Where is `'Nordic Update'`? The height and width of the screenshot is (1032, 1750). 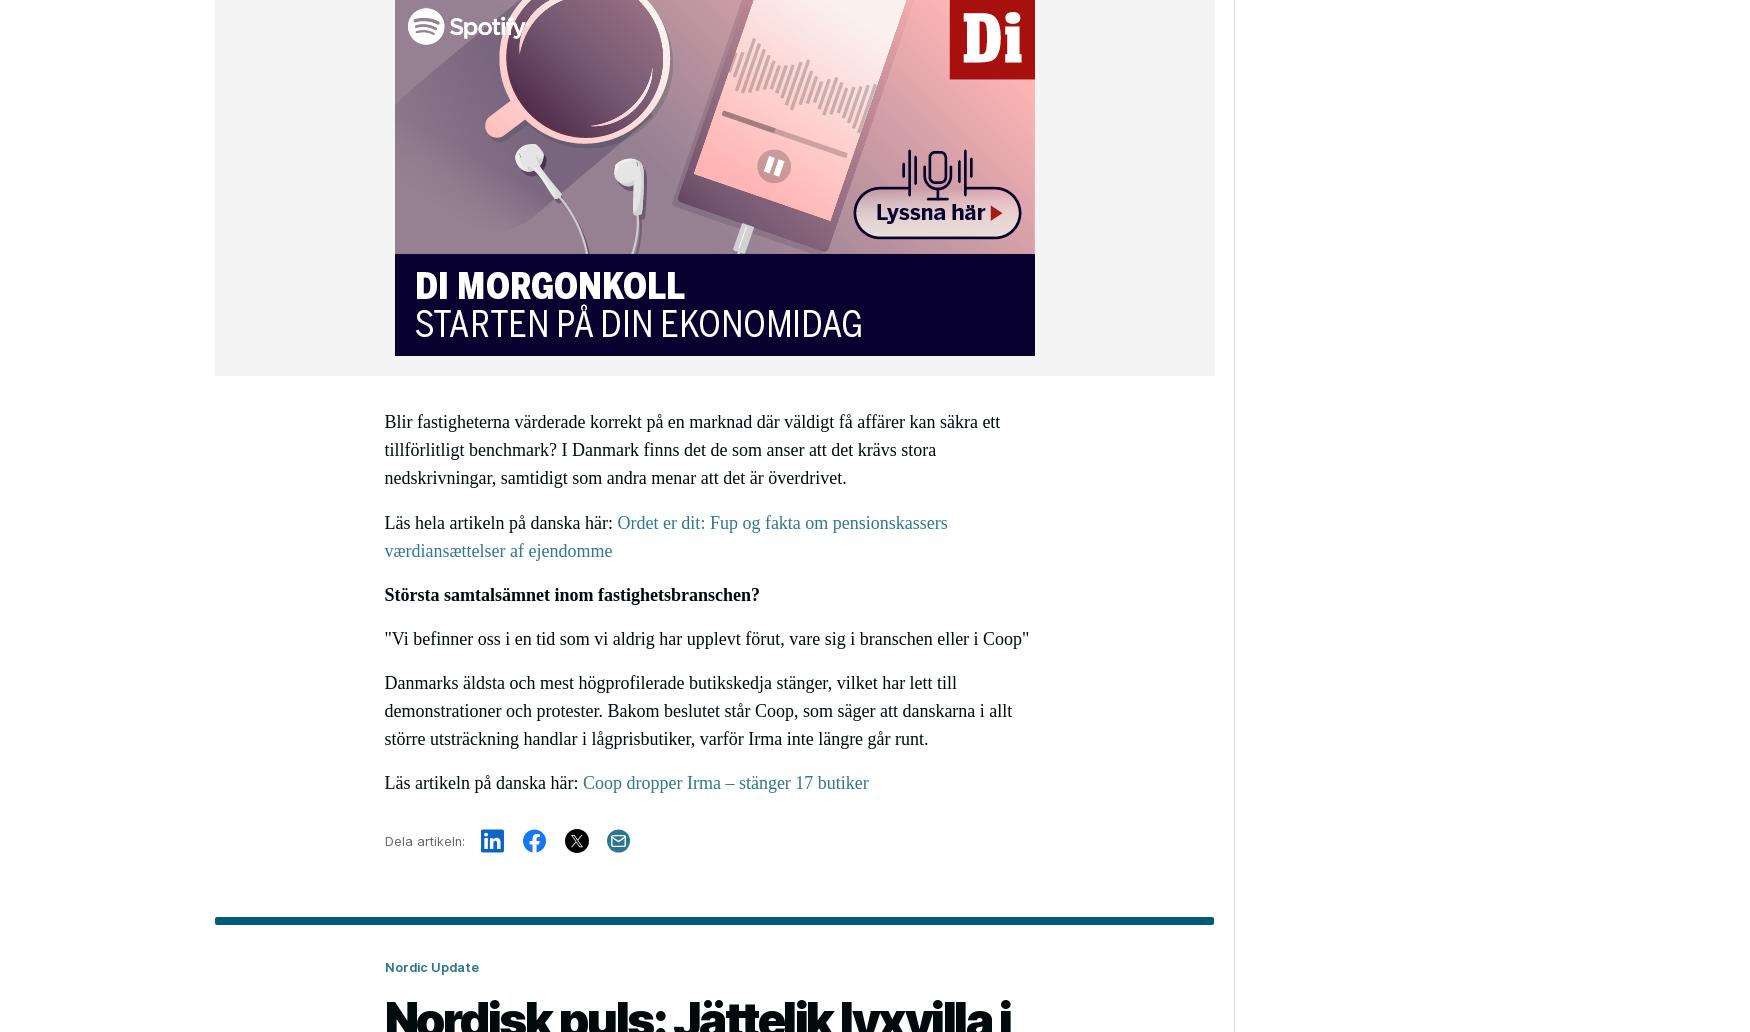
'Nordic Update' is located at coordinates (430, 965).